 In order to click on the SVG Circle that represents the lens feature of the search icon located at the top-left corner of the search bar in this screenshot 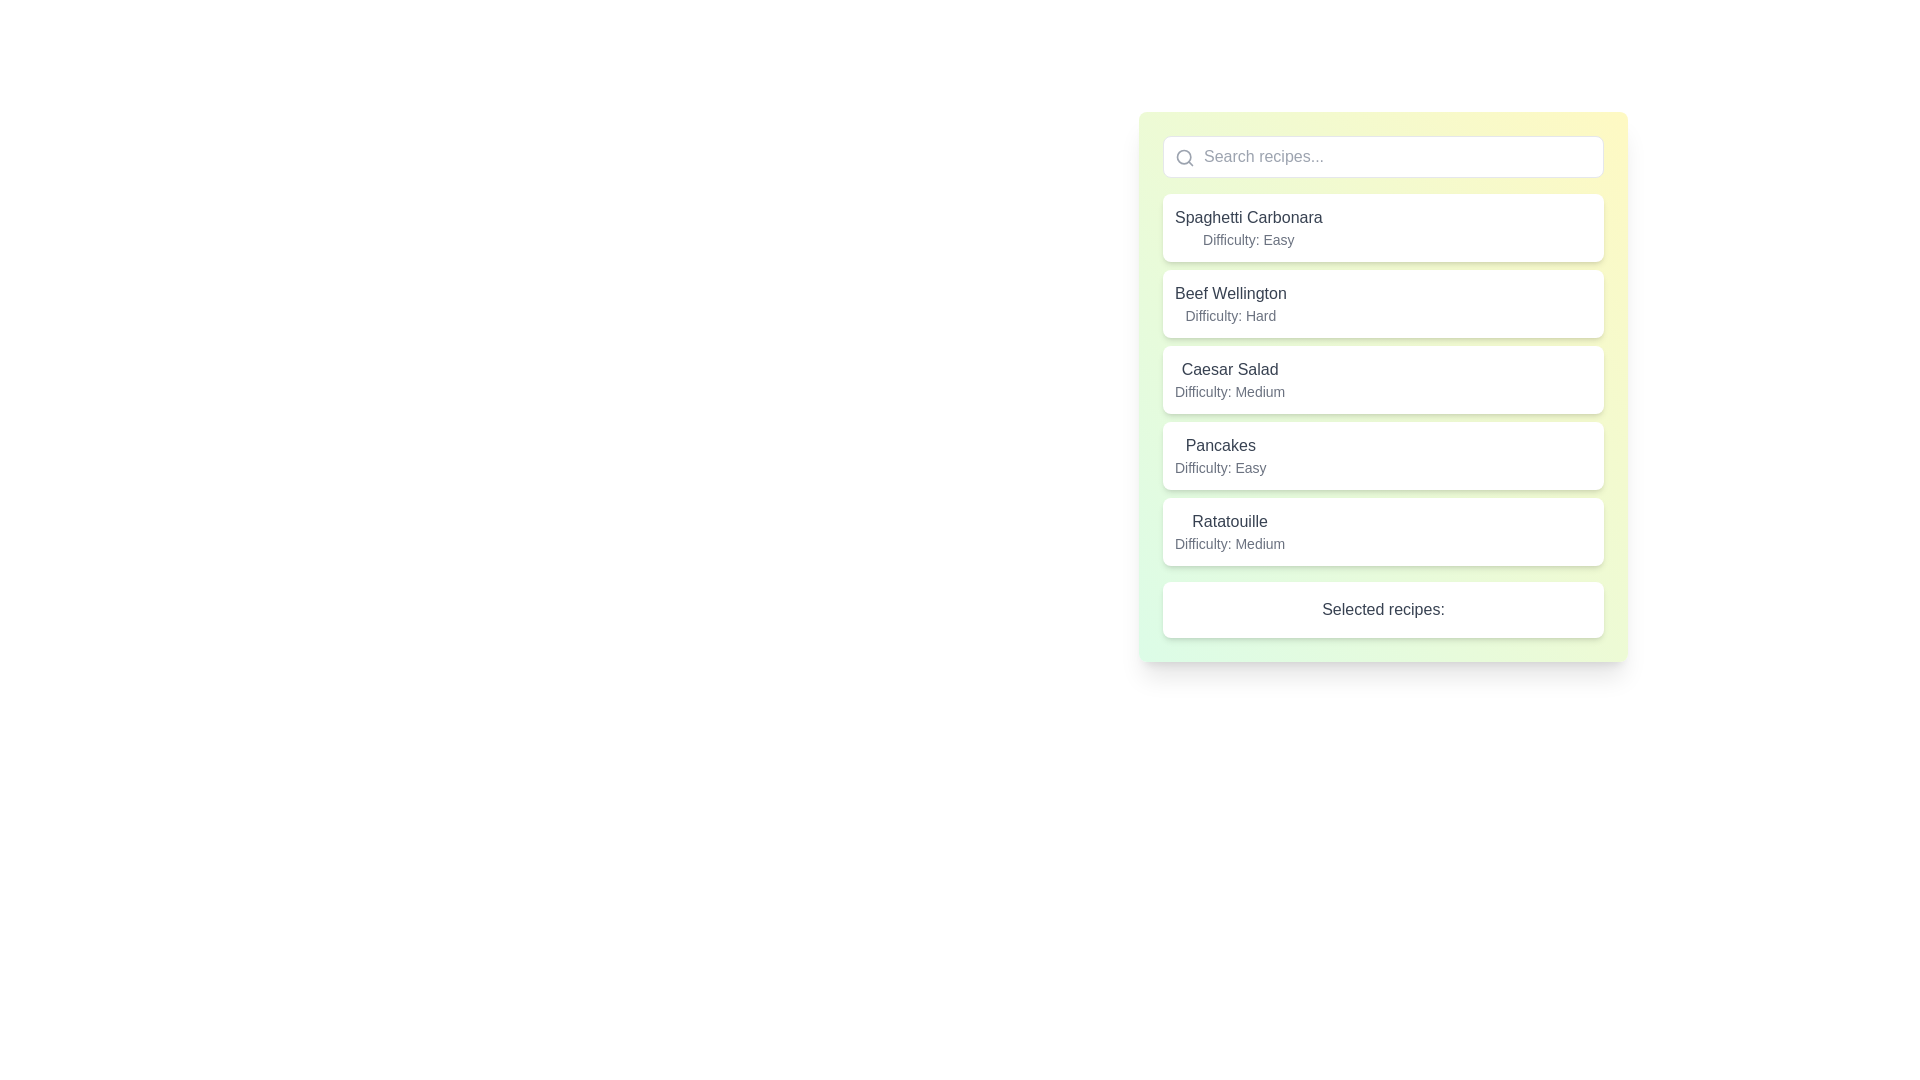, I will do `click(1184, 156)`.